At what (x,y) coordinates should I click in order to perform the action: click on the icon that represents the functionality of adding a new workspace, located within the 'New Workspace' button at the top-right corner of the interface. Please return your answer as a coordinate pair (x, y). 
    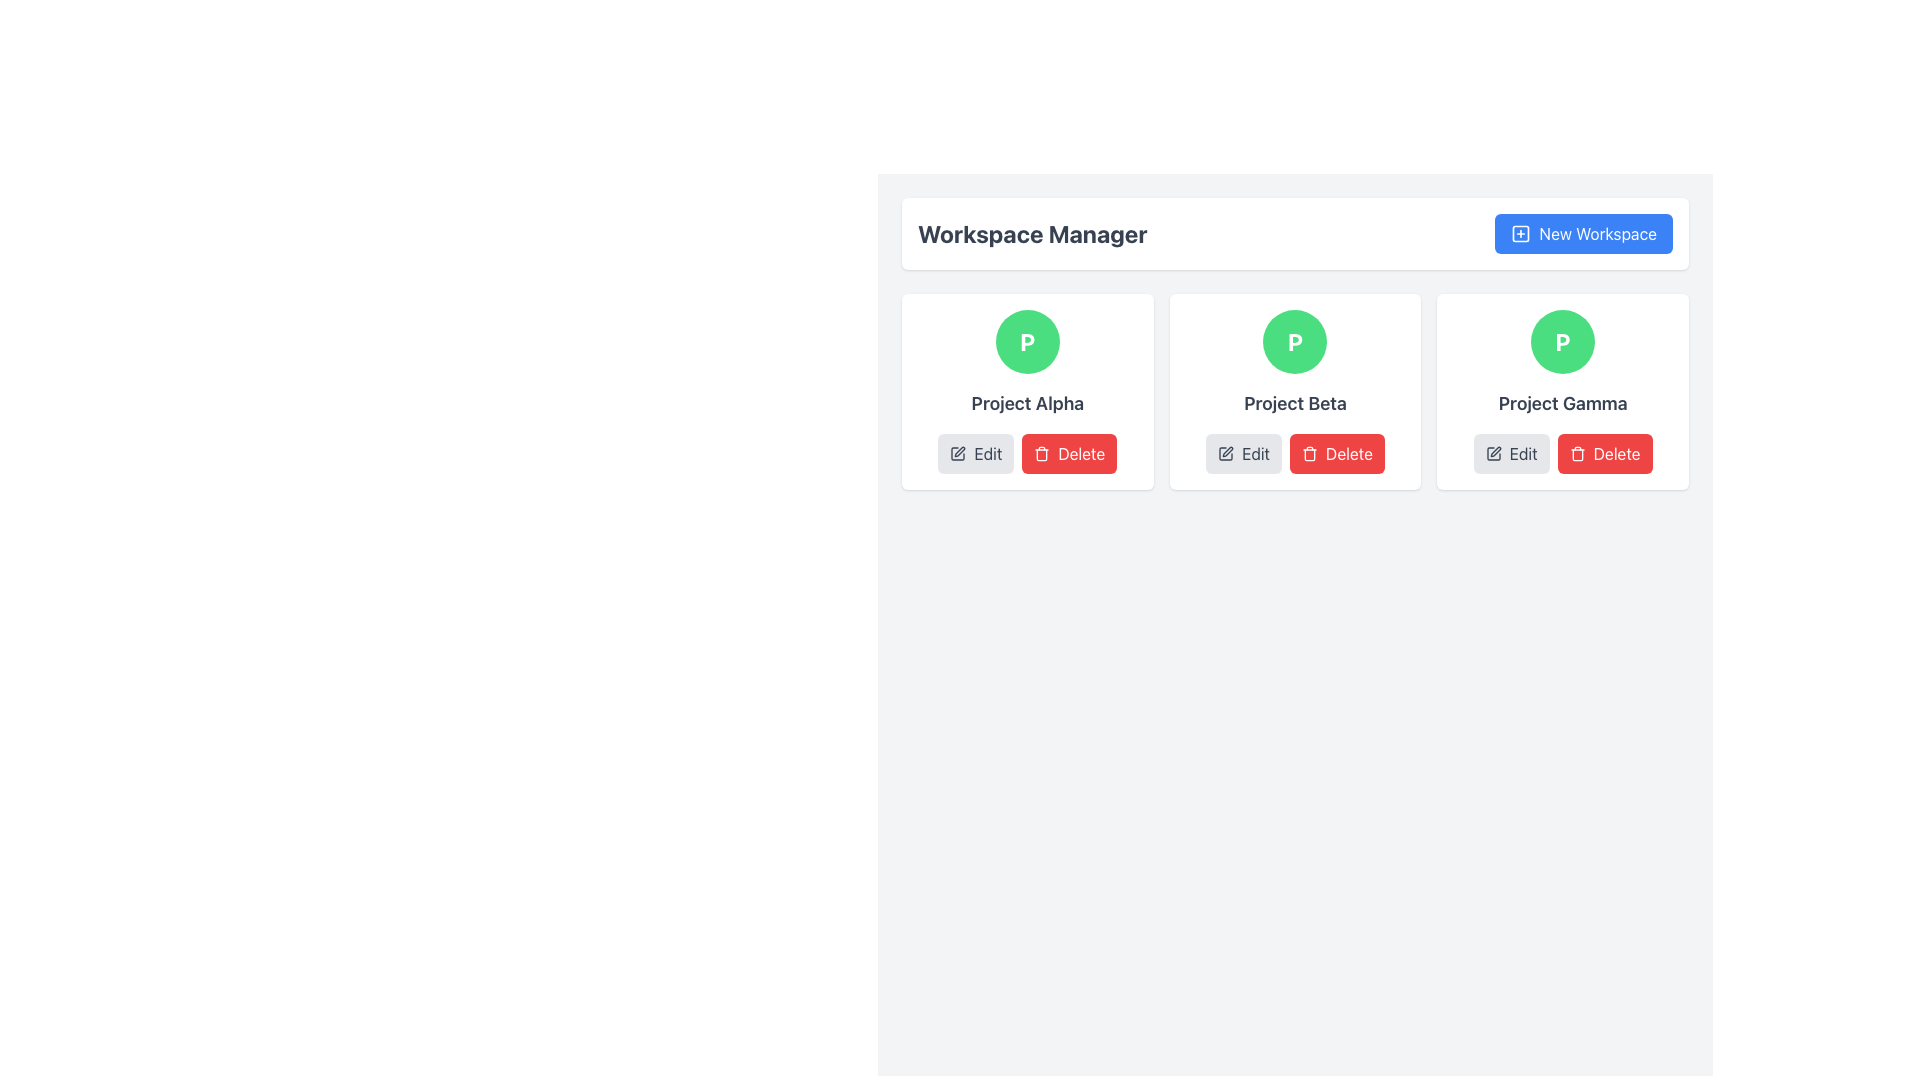
    Looking at the image, I should click on (1520, 233).